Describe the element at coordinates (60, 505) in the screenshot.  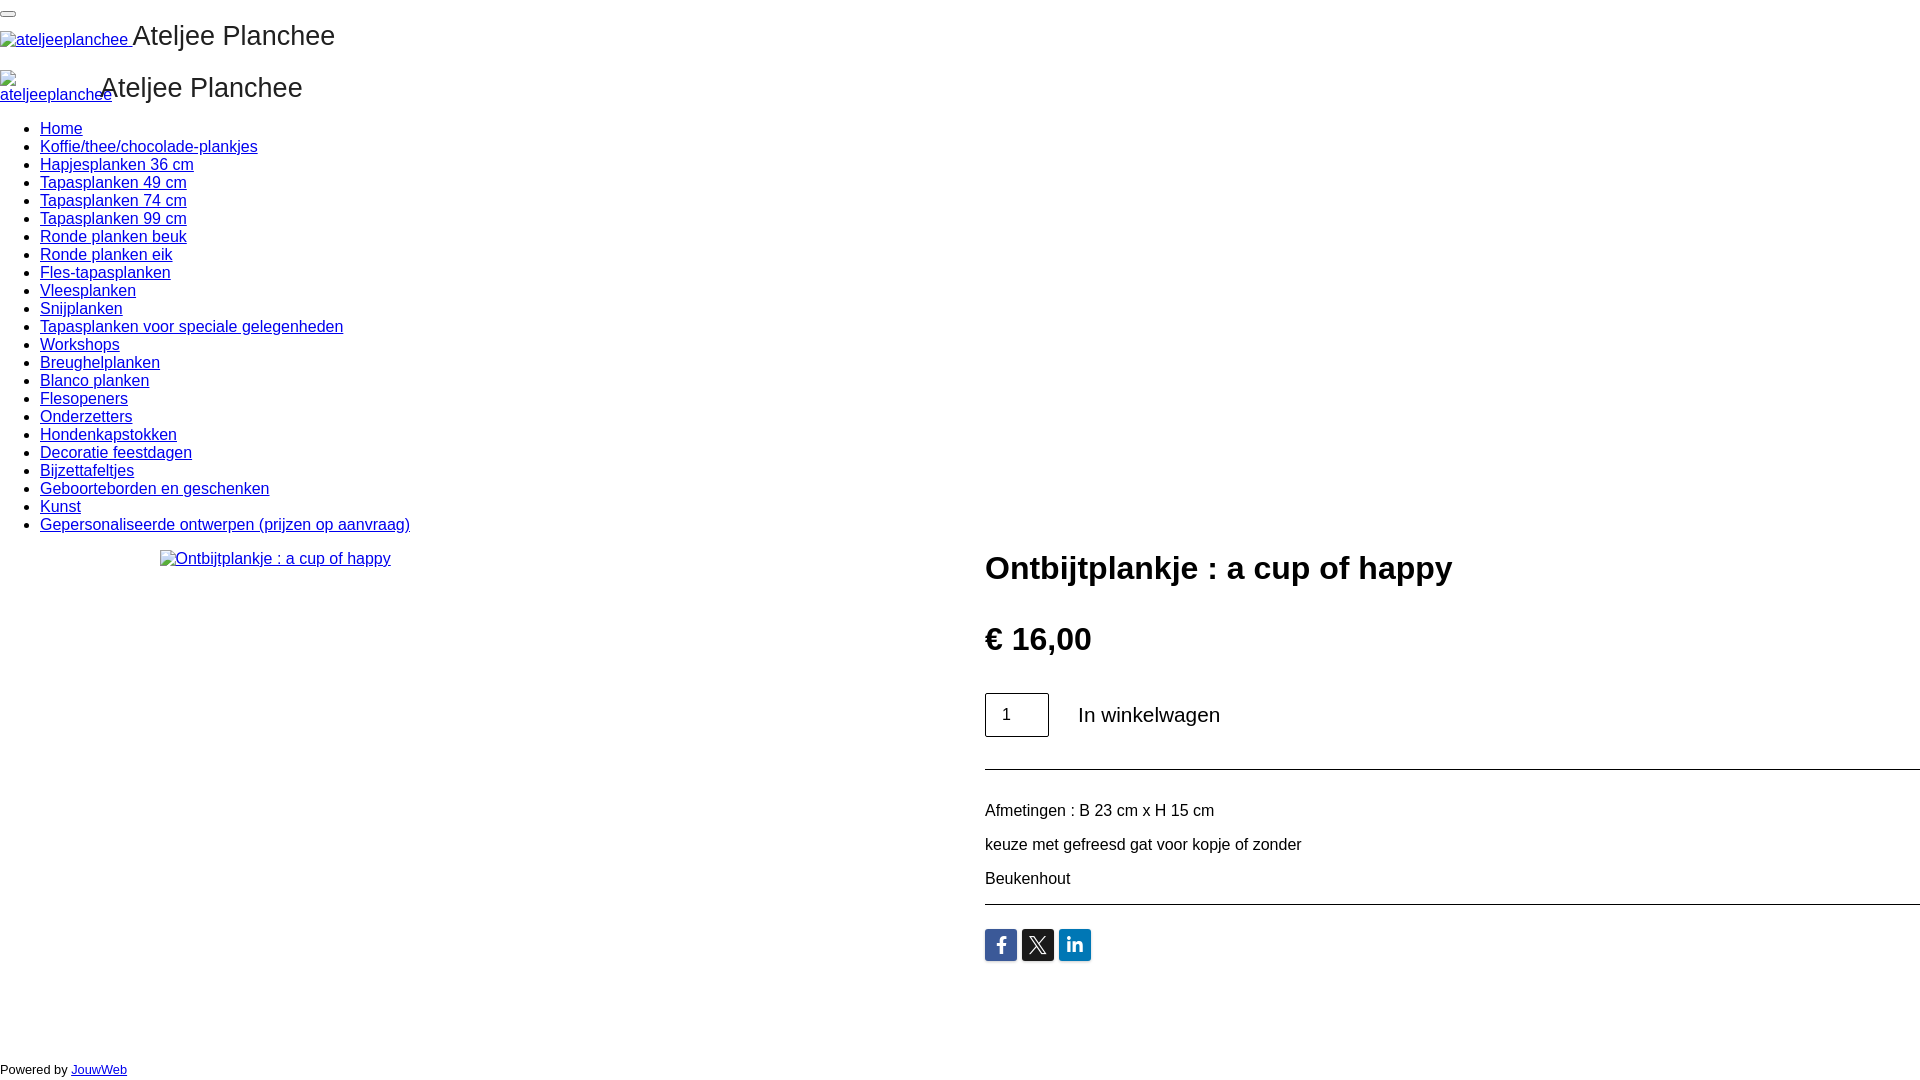
I see `'Kunst'` at that location.